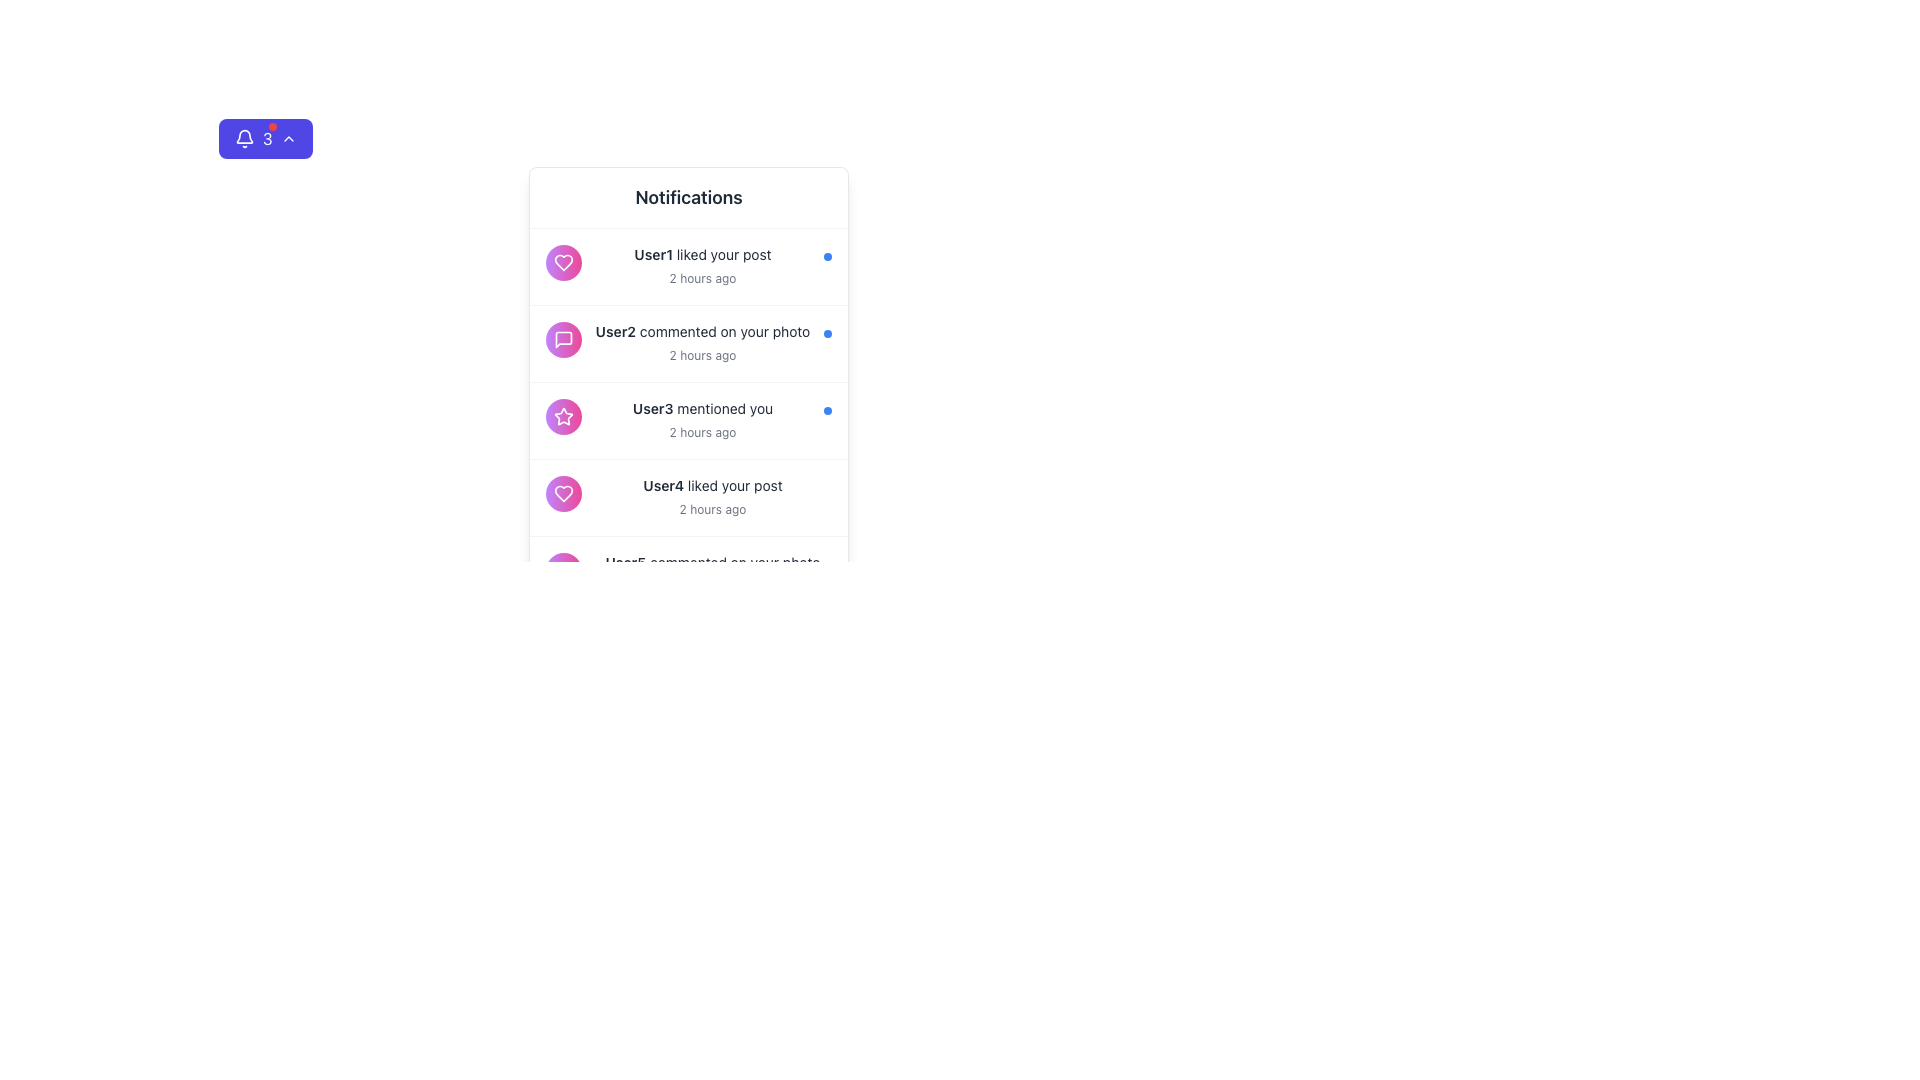  What do you see at coordinates (287, 137) in the screenshot?
I see `the downward-pointing chevron SVG icon located at the right of the notification indicator` at bounding box center [287, 137].